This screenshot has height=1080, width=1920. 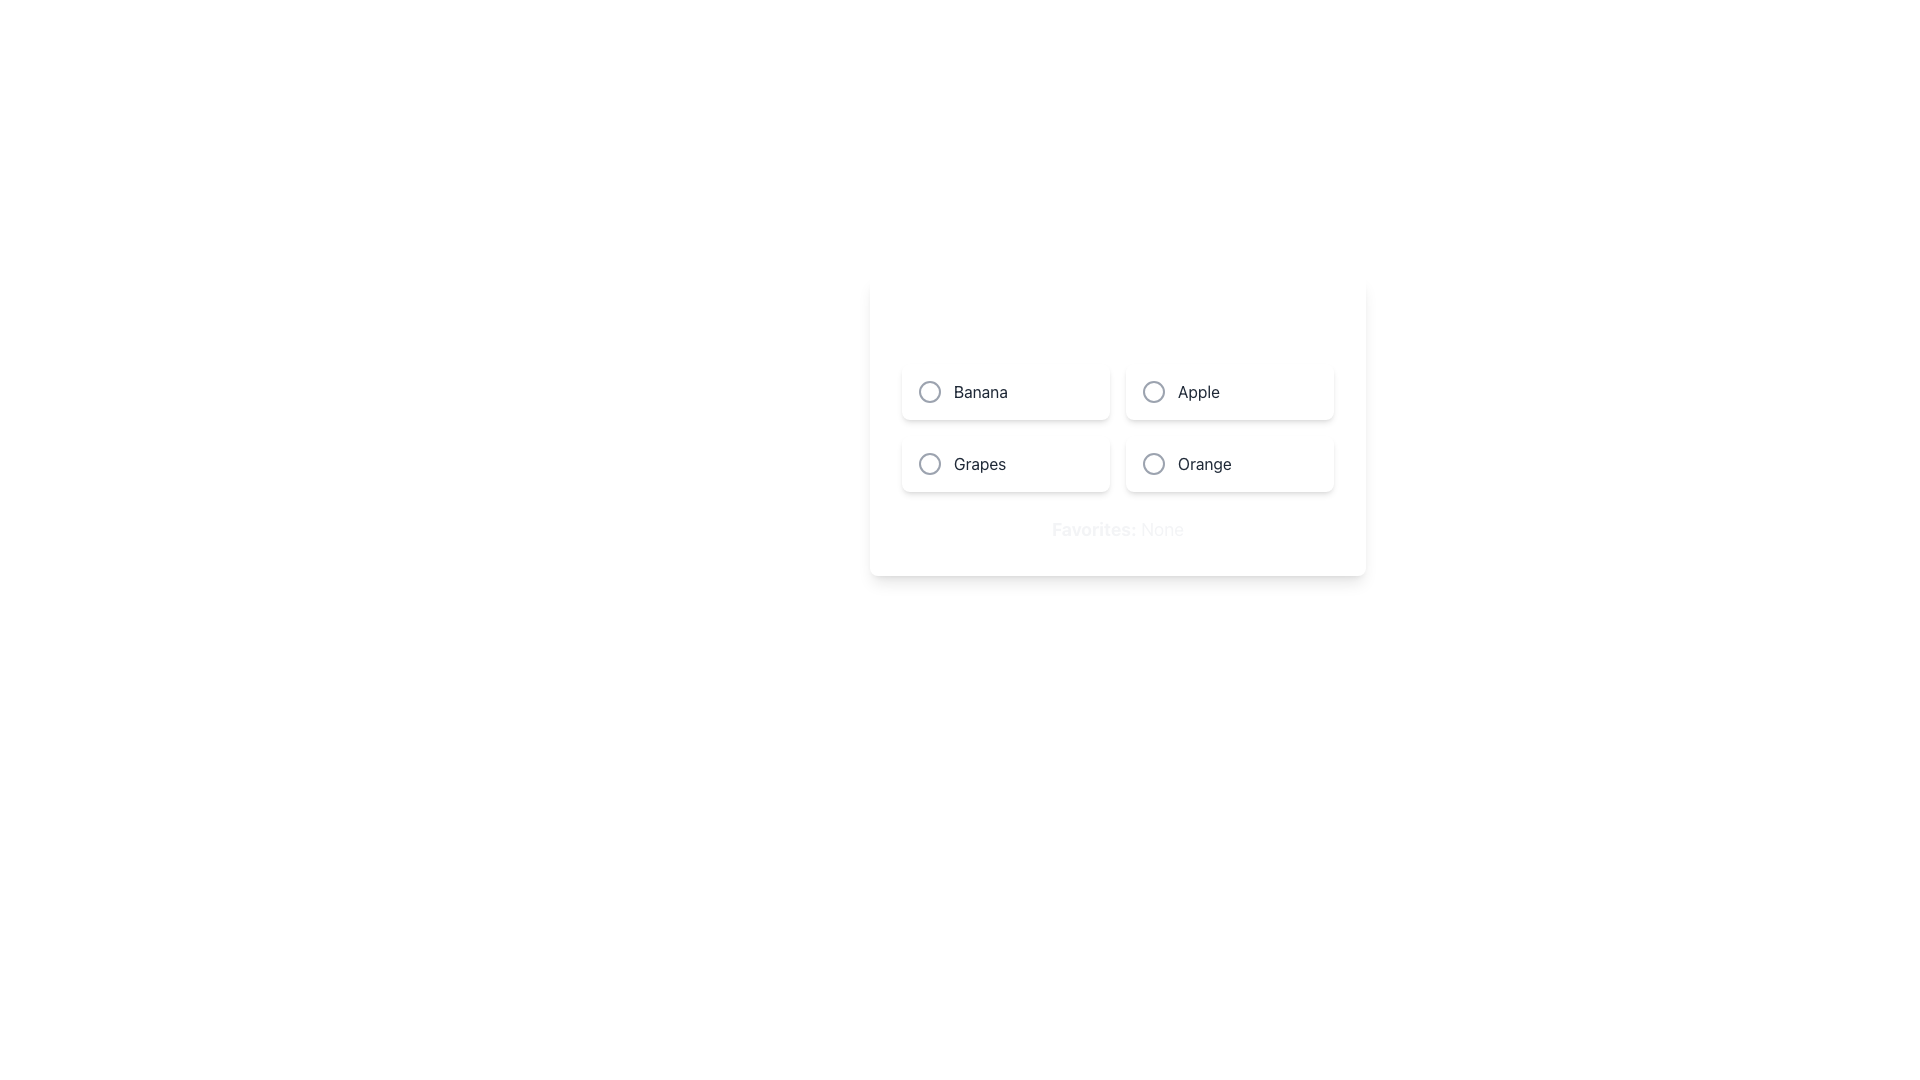 I want to click on the SVG Icon (Circle) that represents the selection for 'Banana', so click(x=929, y=392).